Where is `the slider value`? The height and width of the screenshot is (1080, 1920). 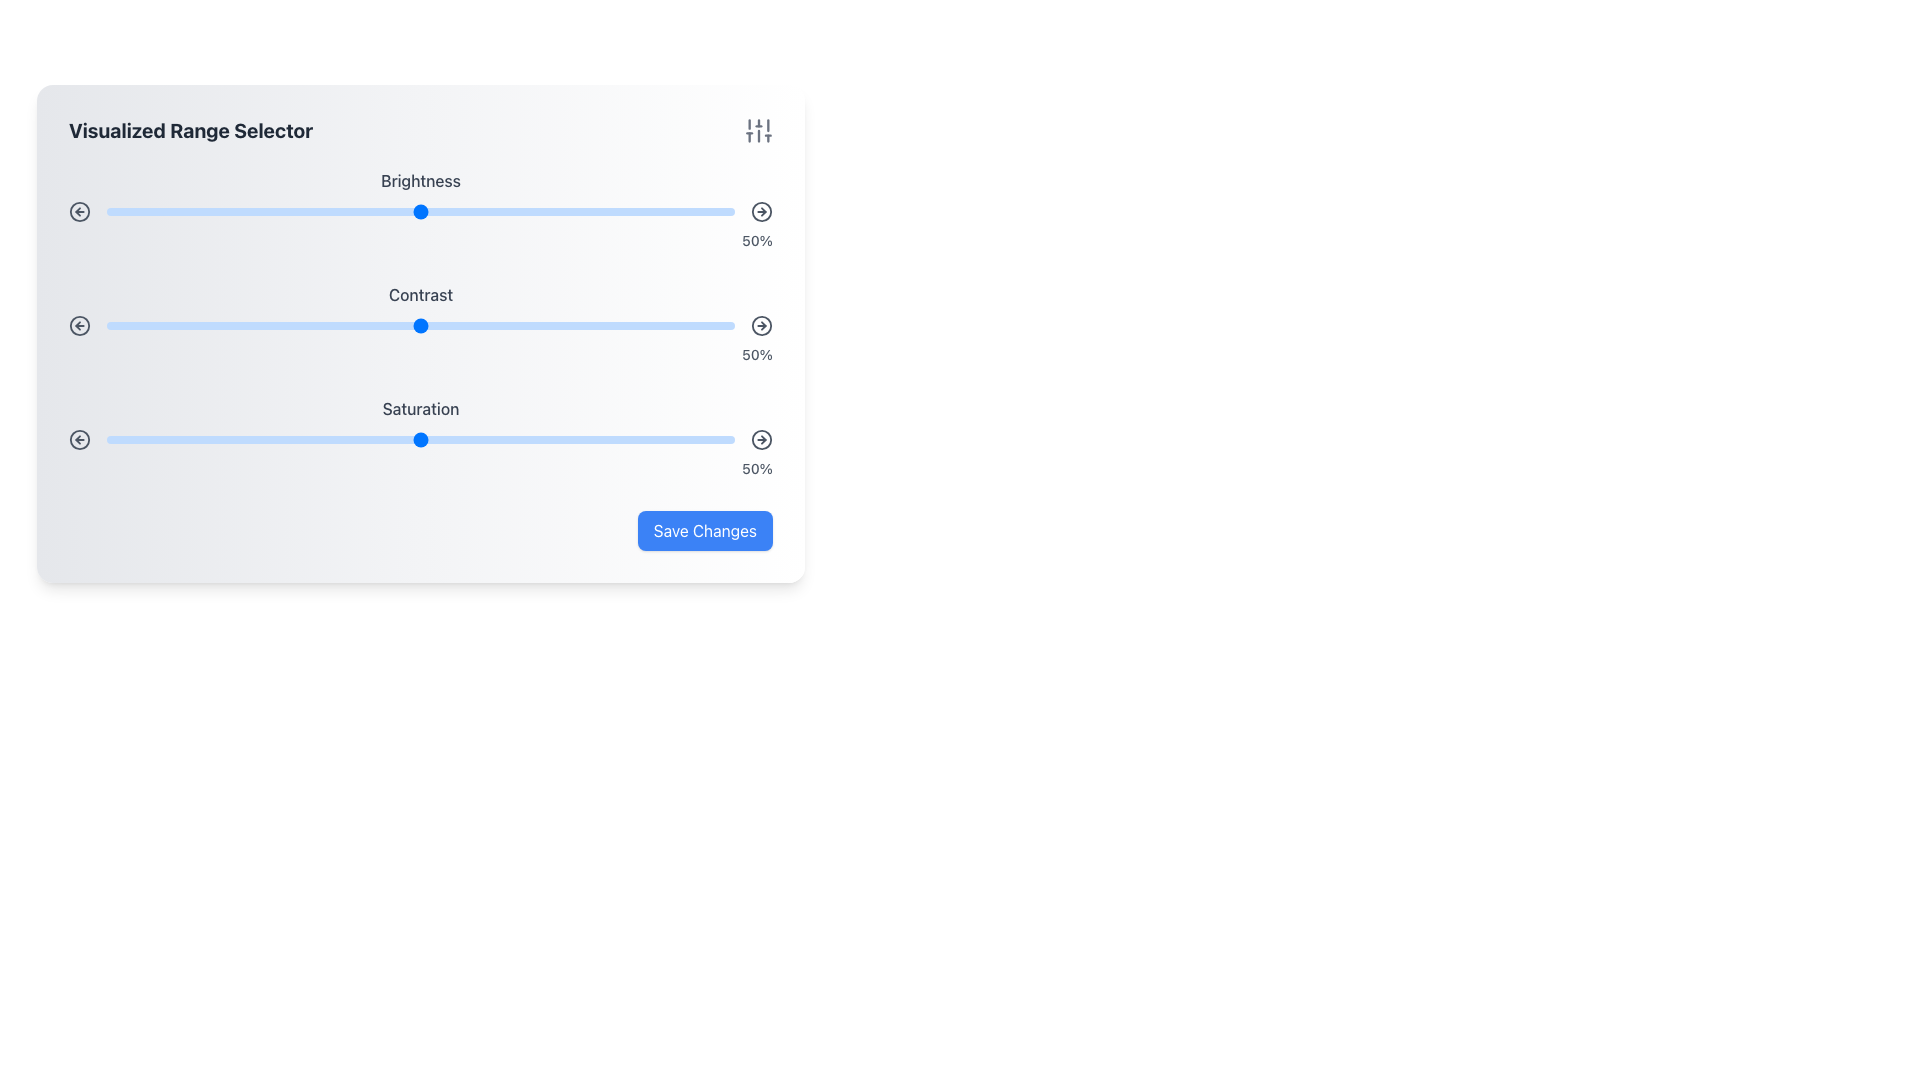 the slider value is located at coordinates (288, 325).